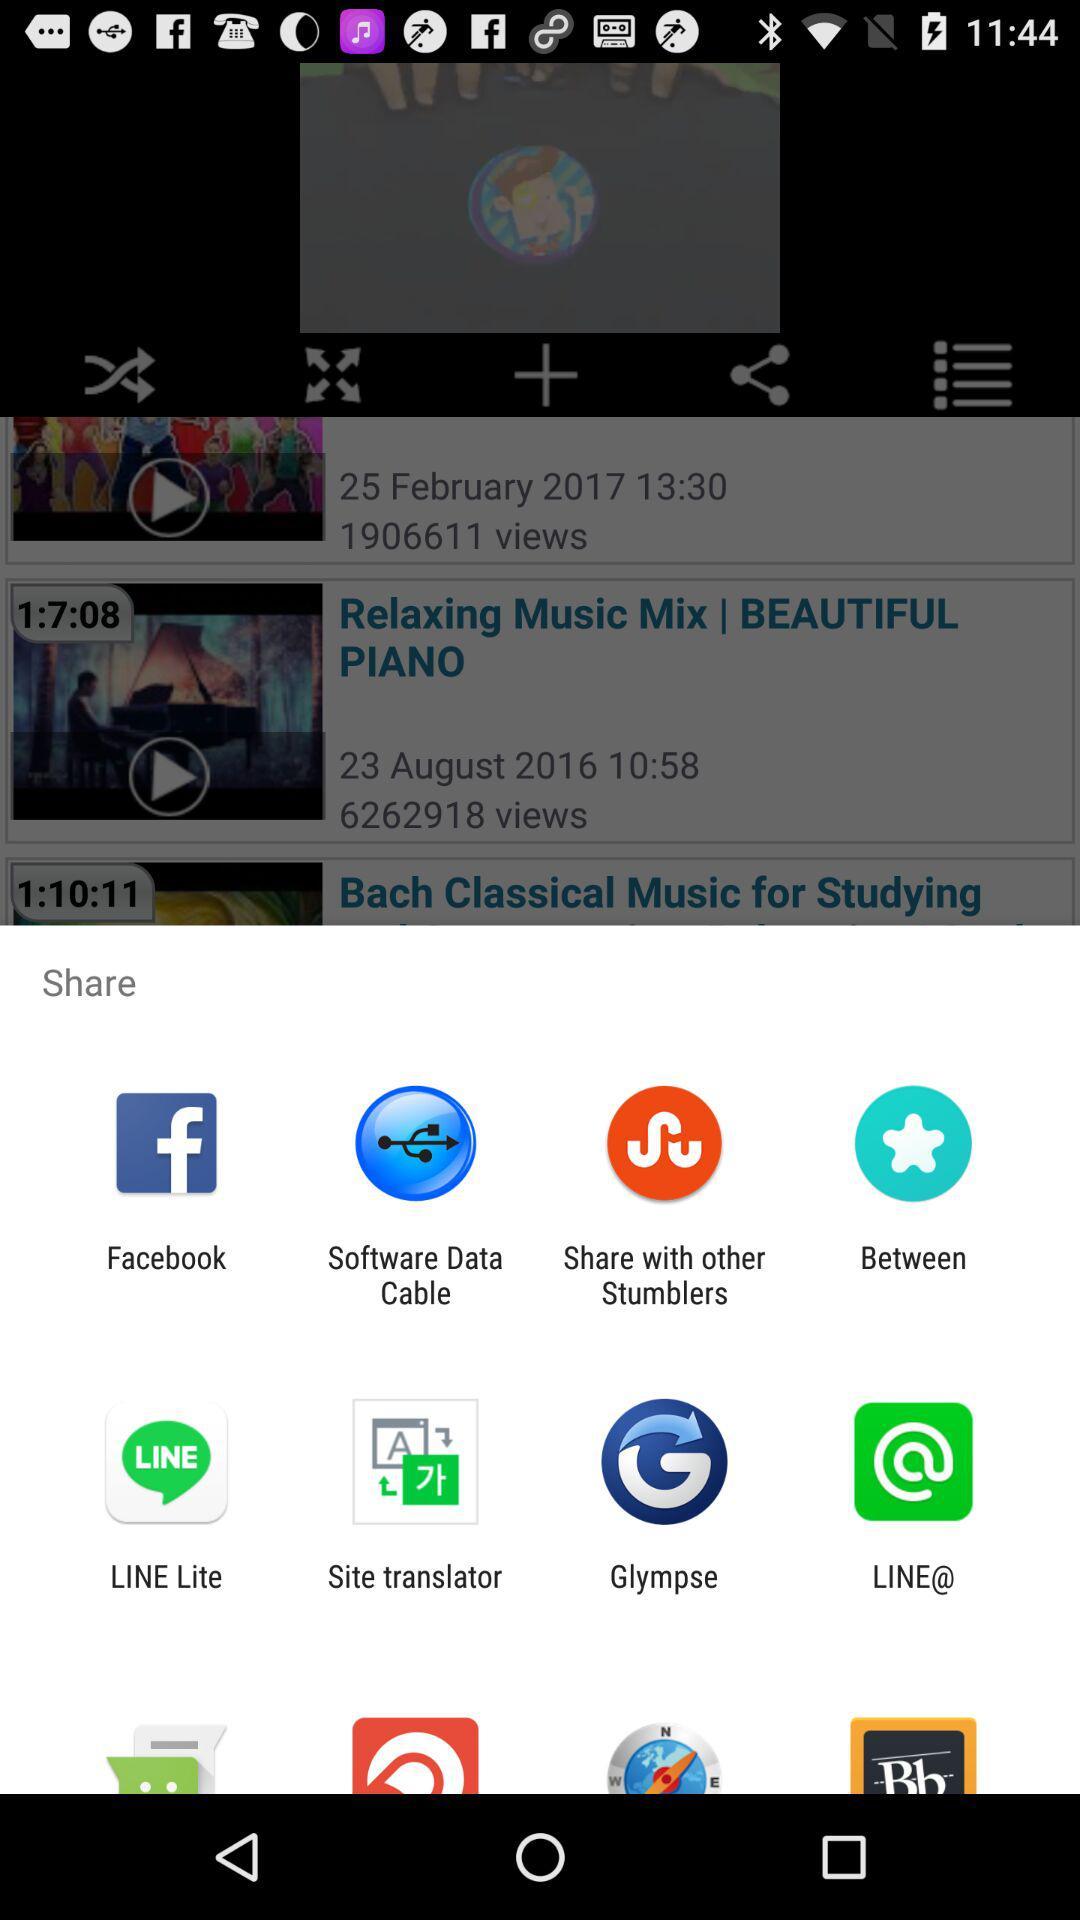  Describe the element at coordinates (913, 1274) in the screenshot. I see `app to the right of share with other icon` at that location.